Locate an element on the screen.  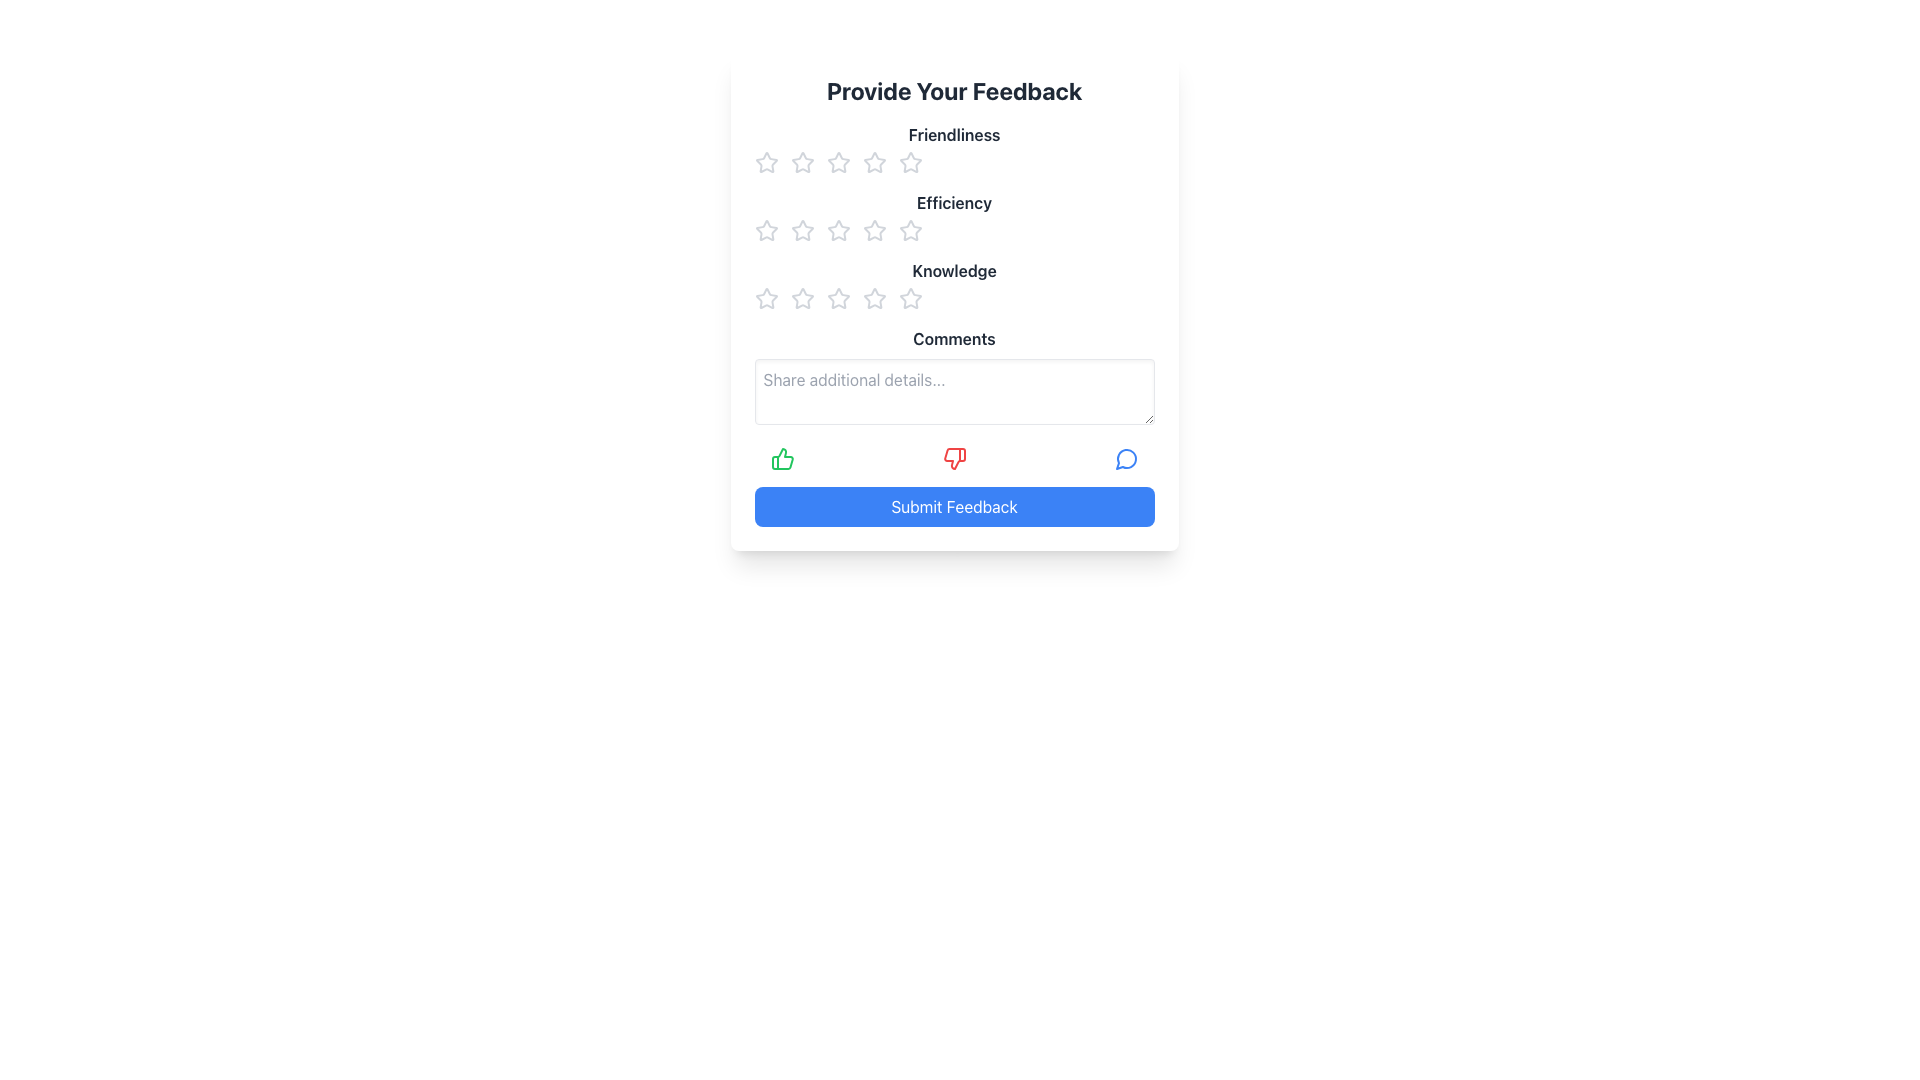
the third star icon from the left in the 'Knowledge' rating section is located at coordinates (909, 298).